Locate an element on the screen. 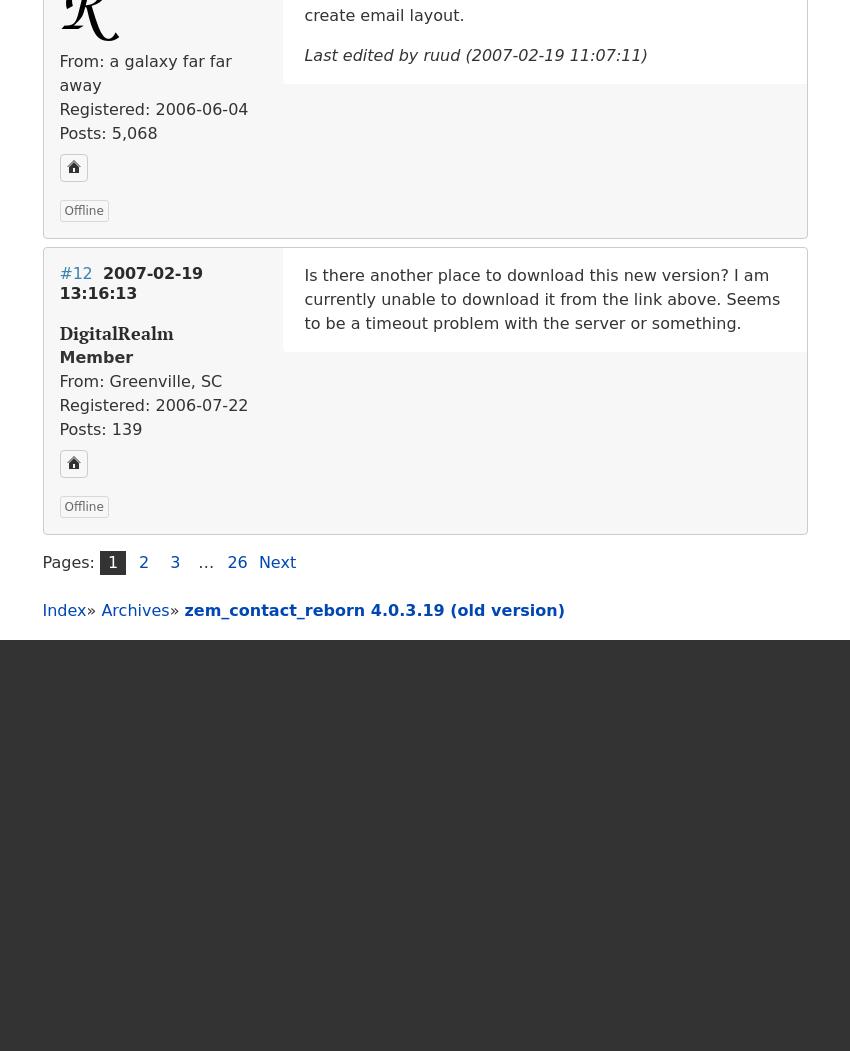 This screenshot has width=850, height=1051. 'Contact us' is located at coordinates (429, 1008).